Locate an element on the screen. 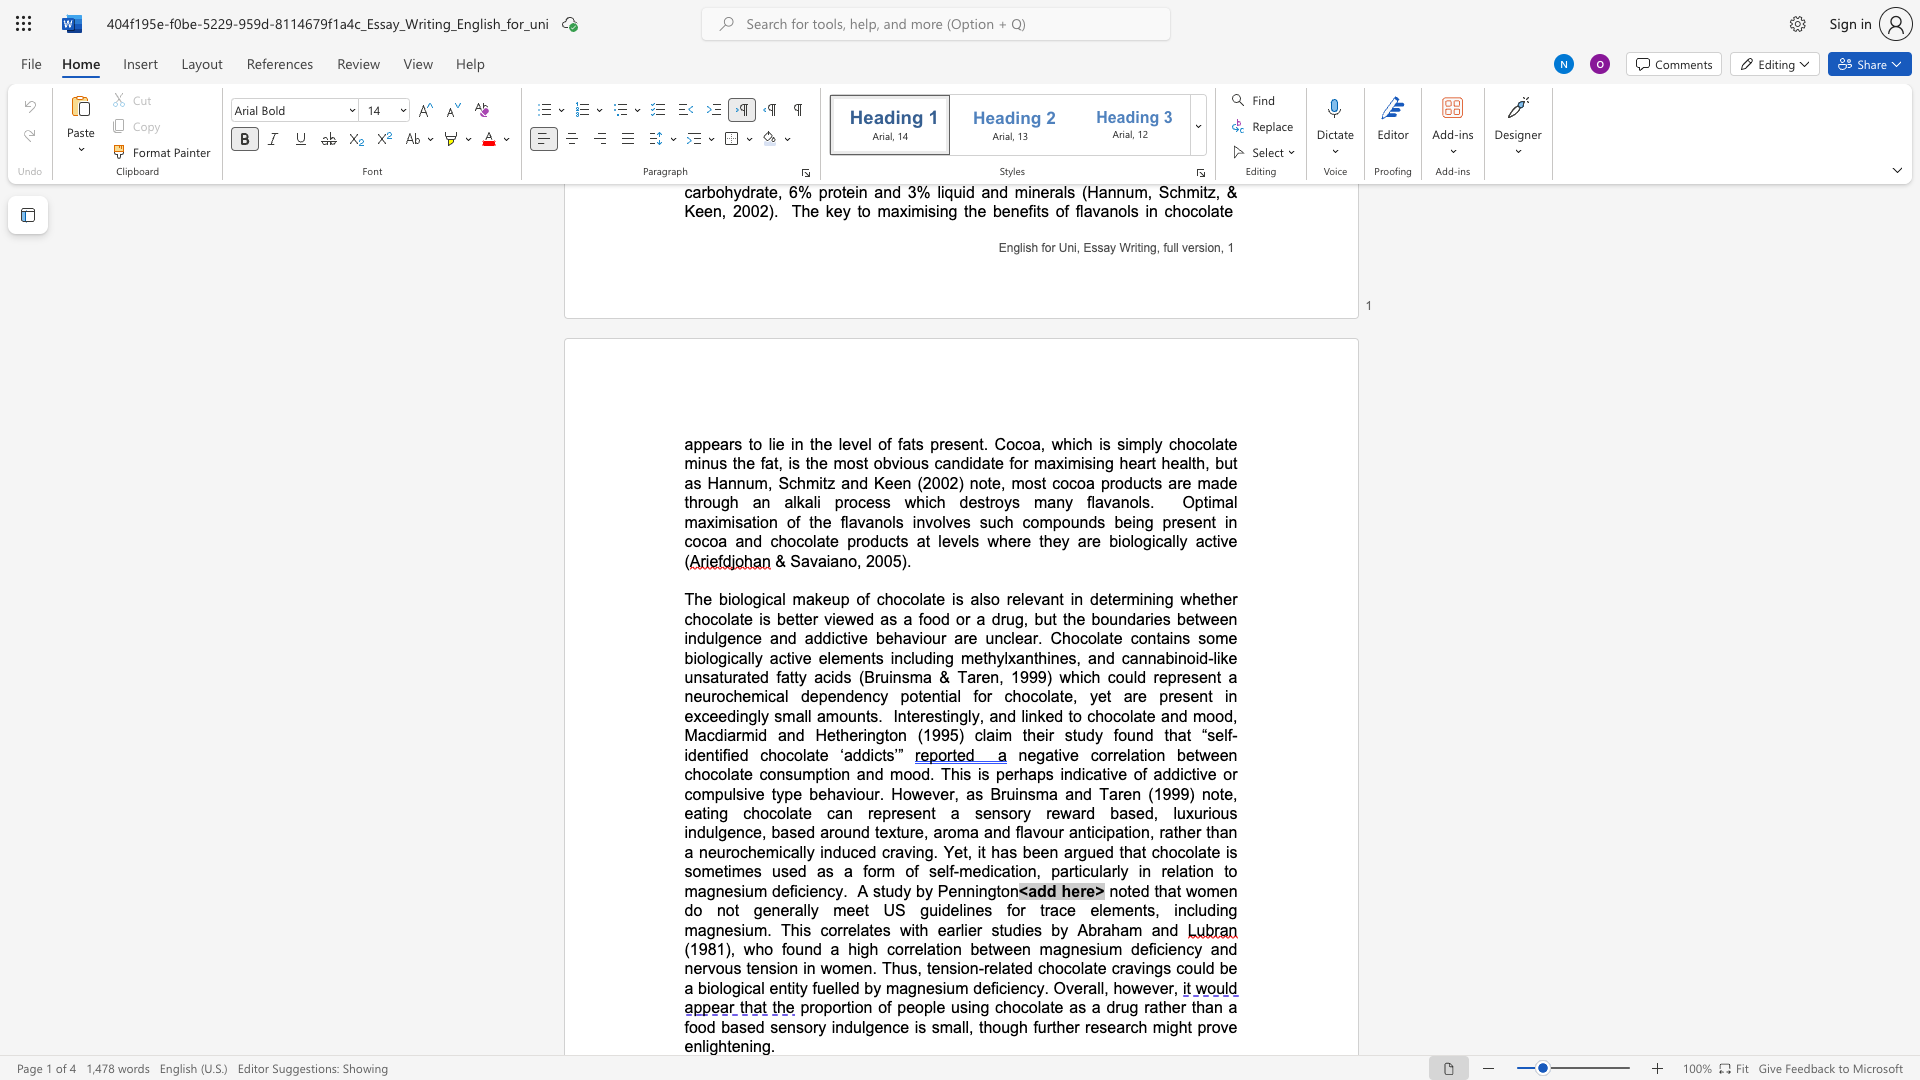 This screenshot has width=1920, height=1080. the subset text "ugh f" within the text "proportion of people using chocolate as a drug rather than a food based sensory indulgence is small, though further research might prove enlightening." is located at coordinates (1001, 1027).